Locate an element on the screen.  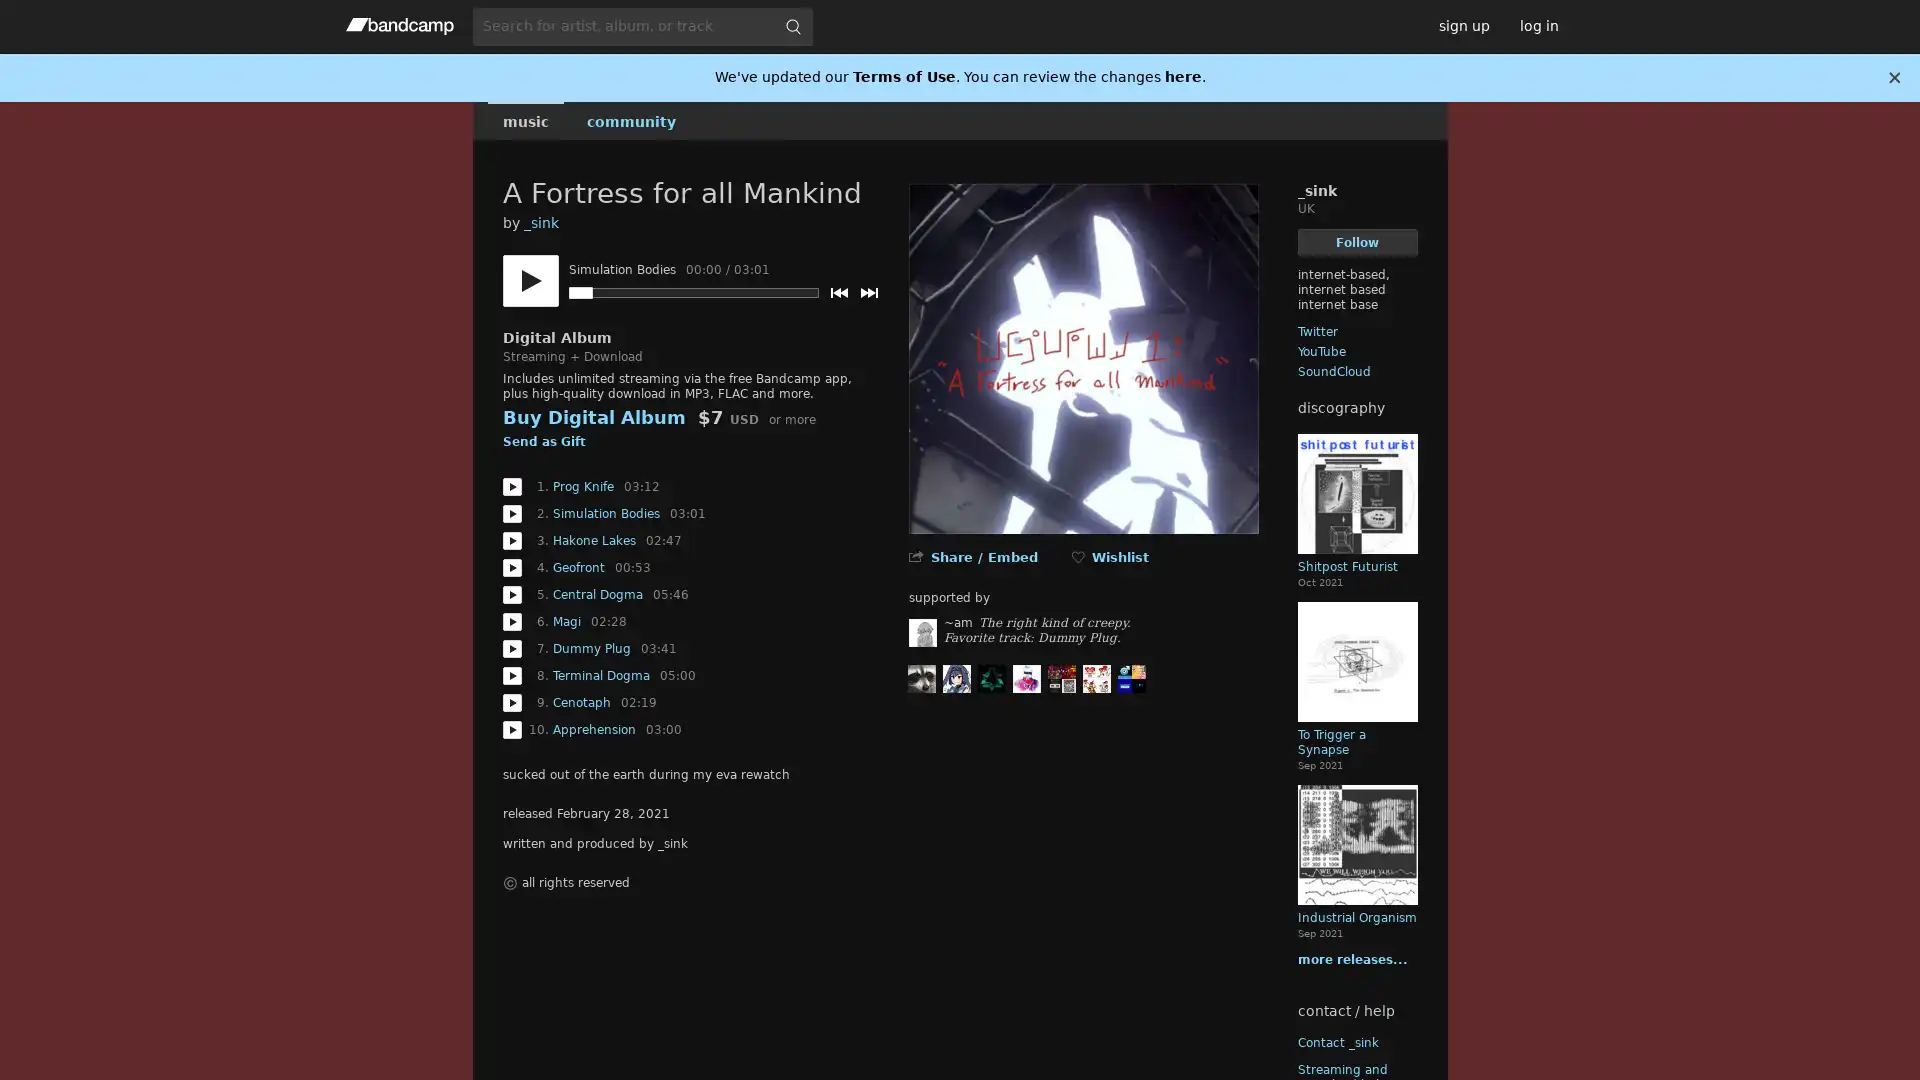
Play Apprehension is located at coordinates (511, 729).